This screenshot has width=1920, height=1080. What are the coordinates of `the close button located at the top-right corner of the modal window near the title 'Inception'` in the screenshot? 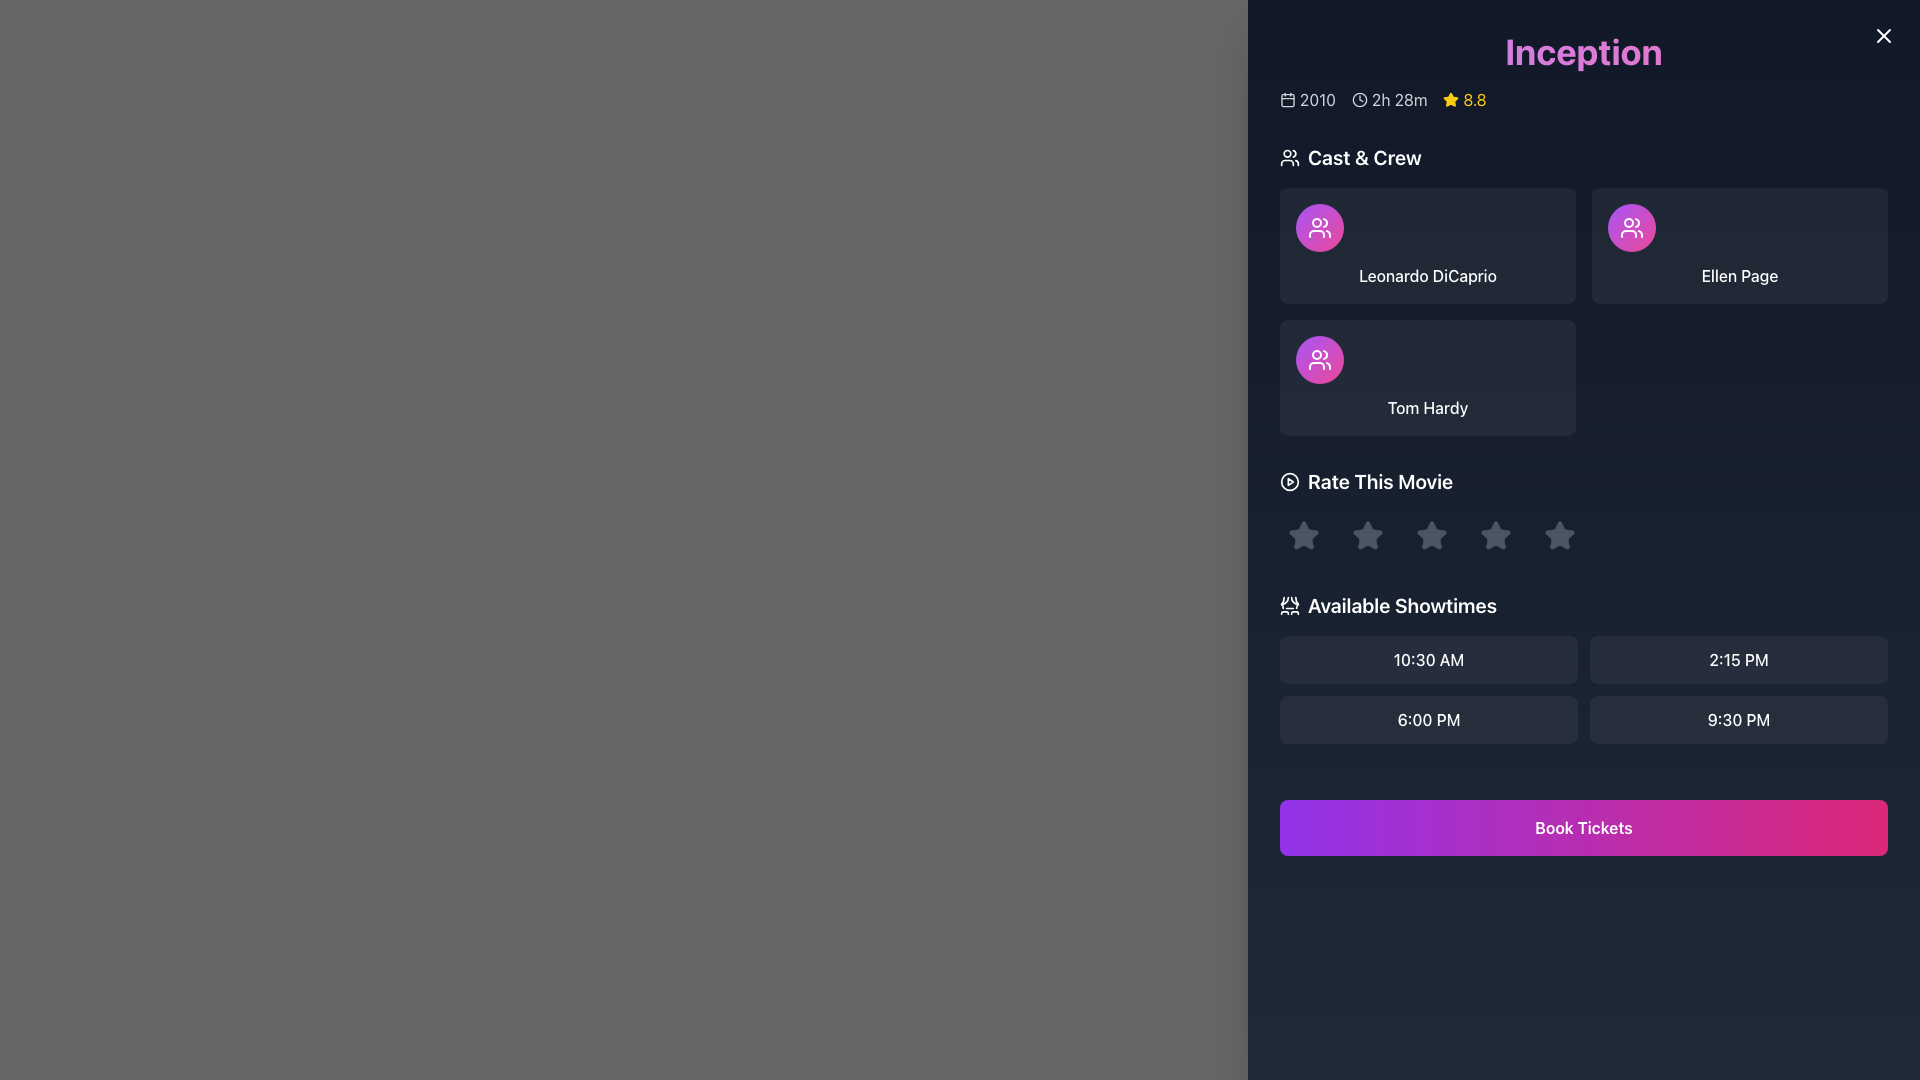 It's located at (1879, 39).